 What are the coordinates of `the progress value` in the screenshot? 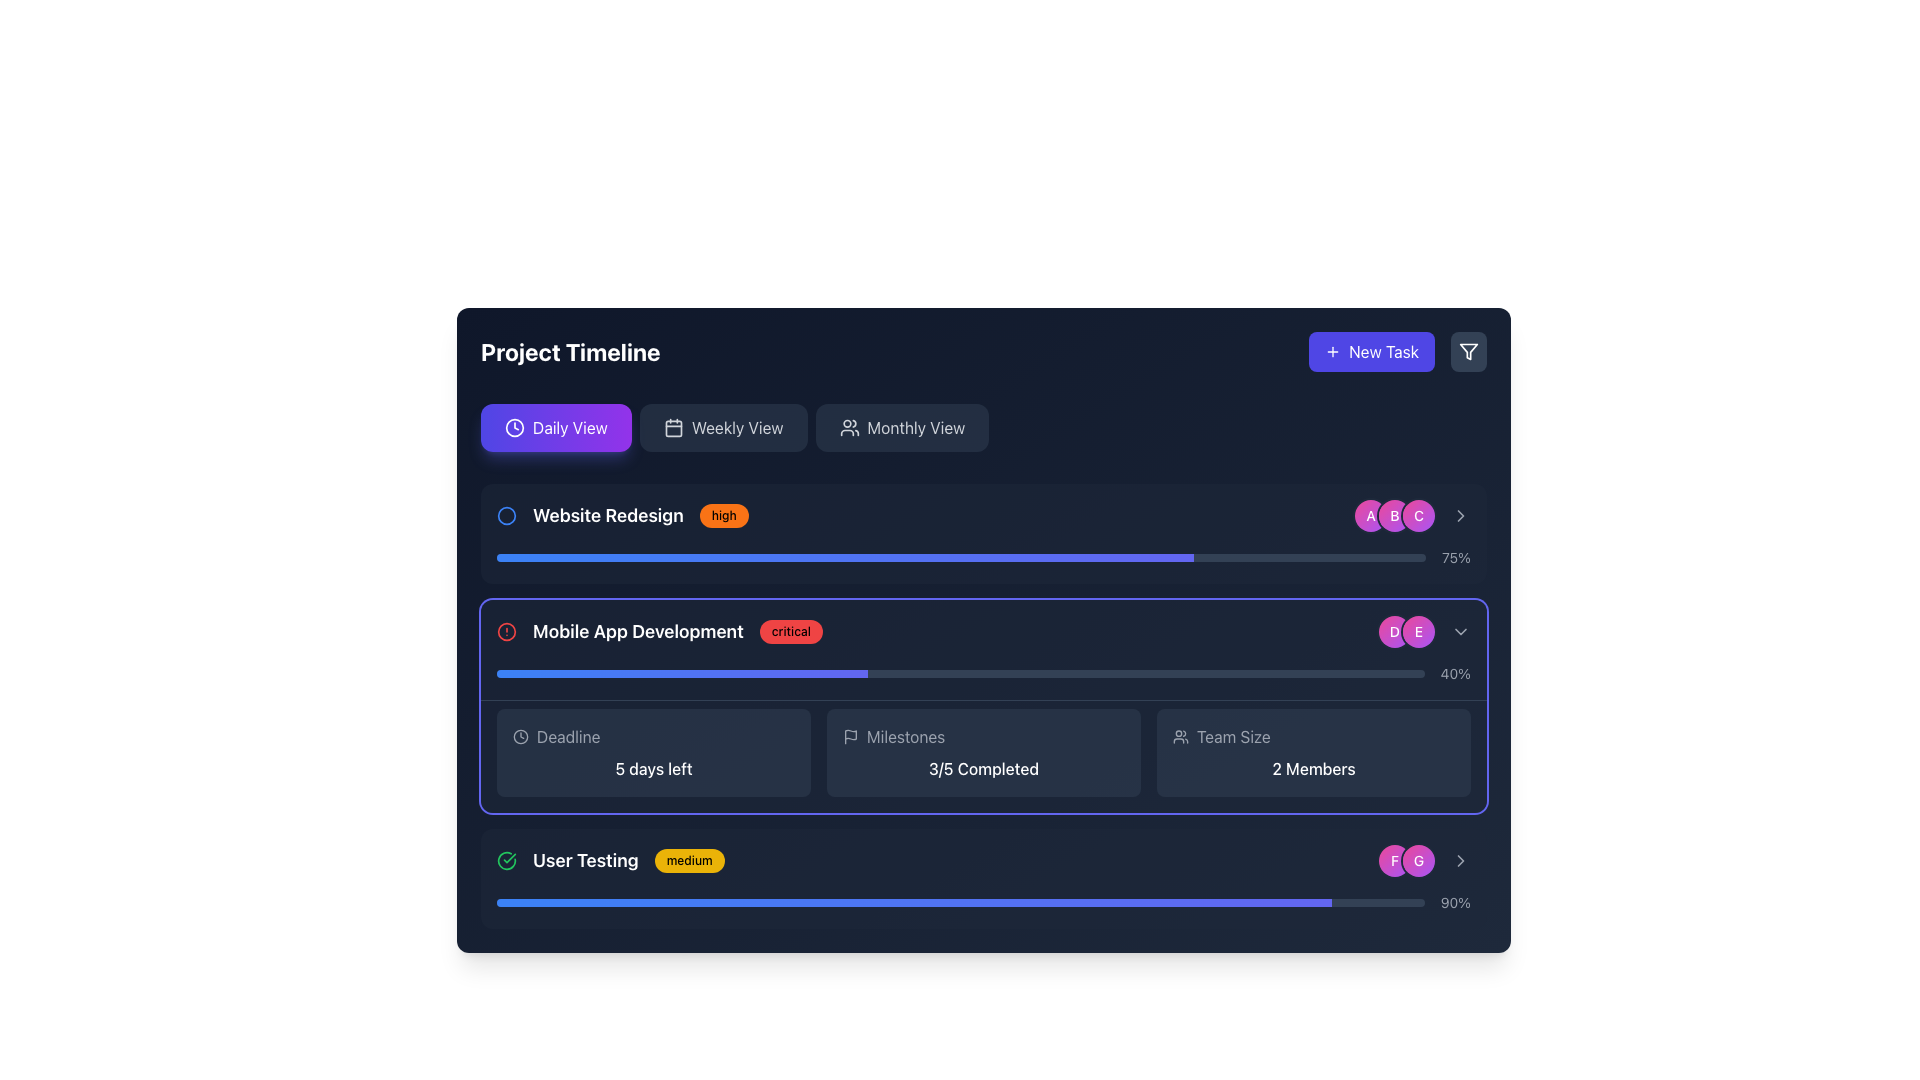 It's located at (1088, 902).